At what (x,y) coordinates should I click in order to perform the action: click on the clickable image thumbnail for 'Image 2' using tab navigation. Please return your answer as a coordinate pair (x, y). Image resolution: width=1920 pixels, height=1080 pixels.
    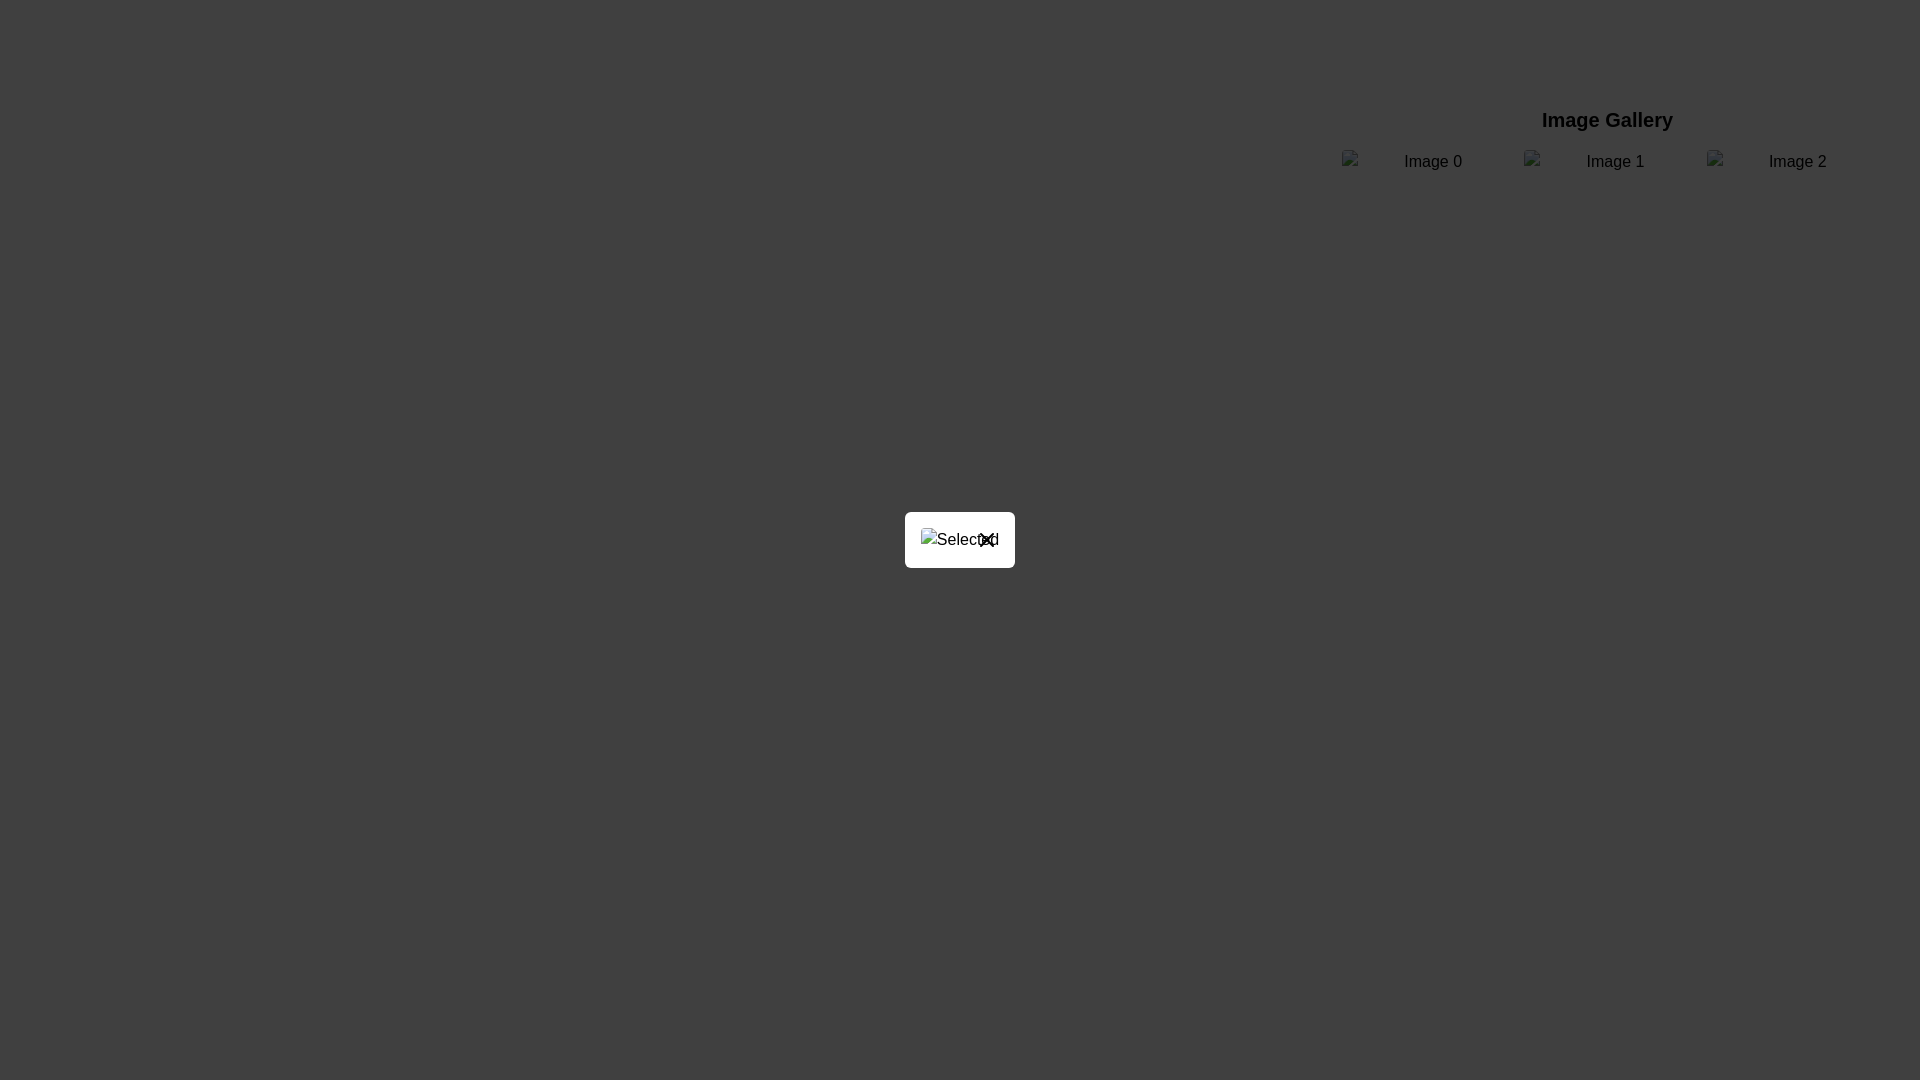
    Looking at the image, I should click on (1789, 161).